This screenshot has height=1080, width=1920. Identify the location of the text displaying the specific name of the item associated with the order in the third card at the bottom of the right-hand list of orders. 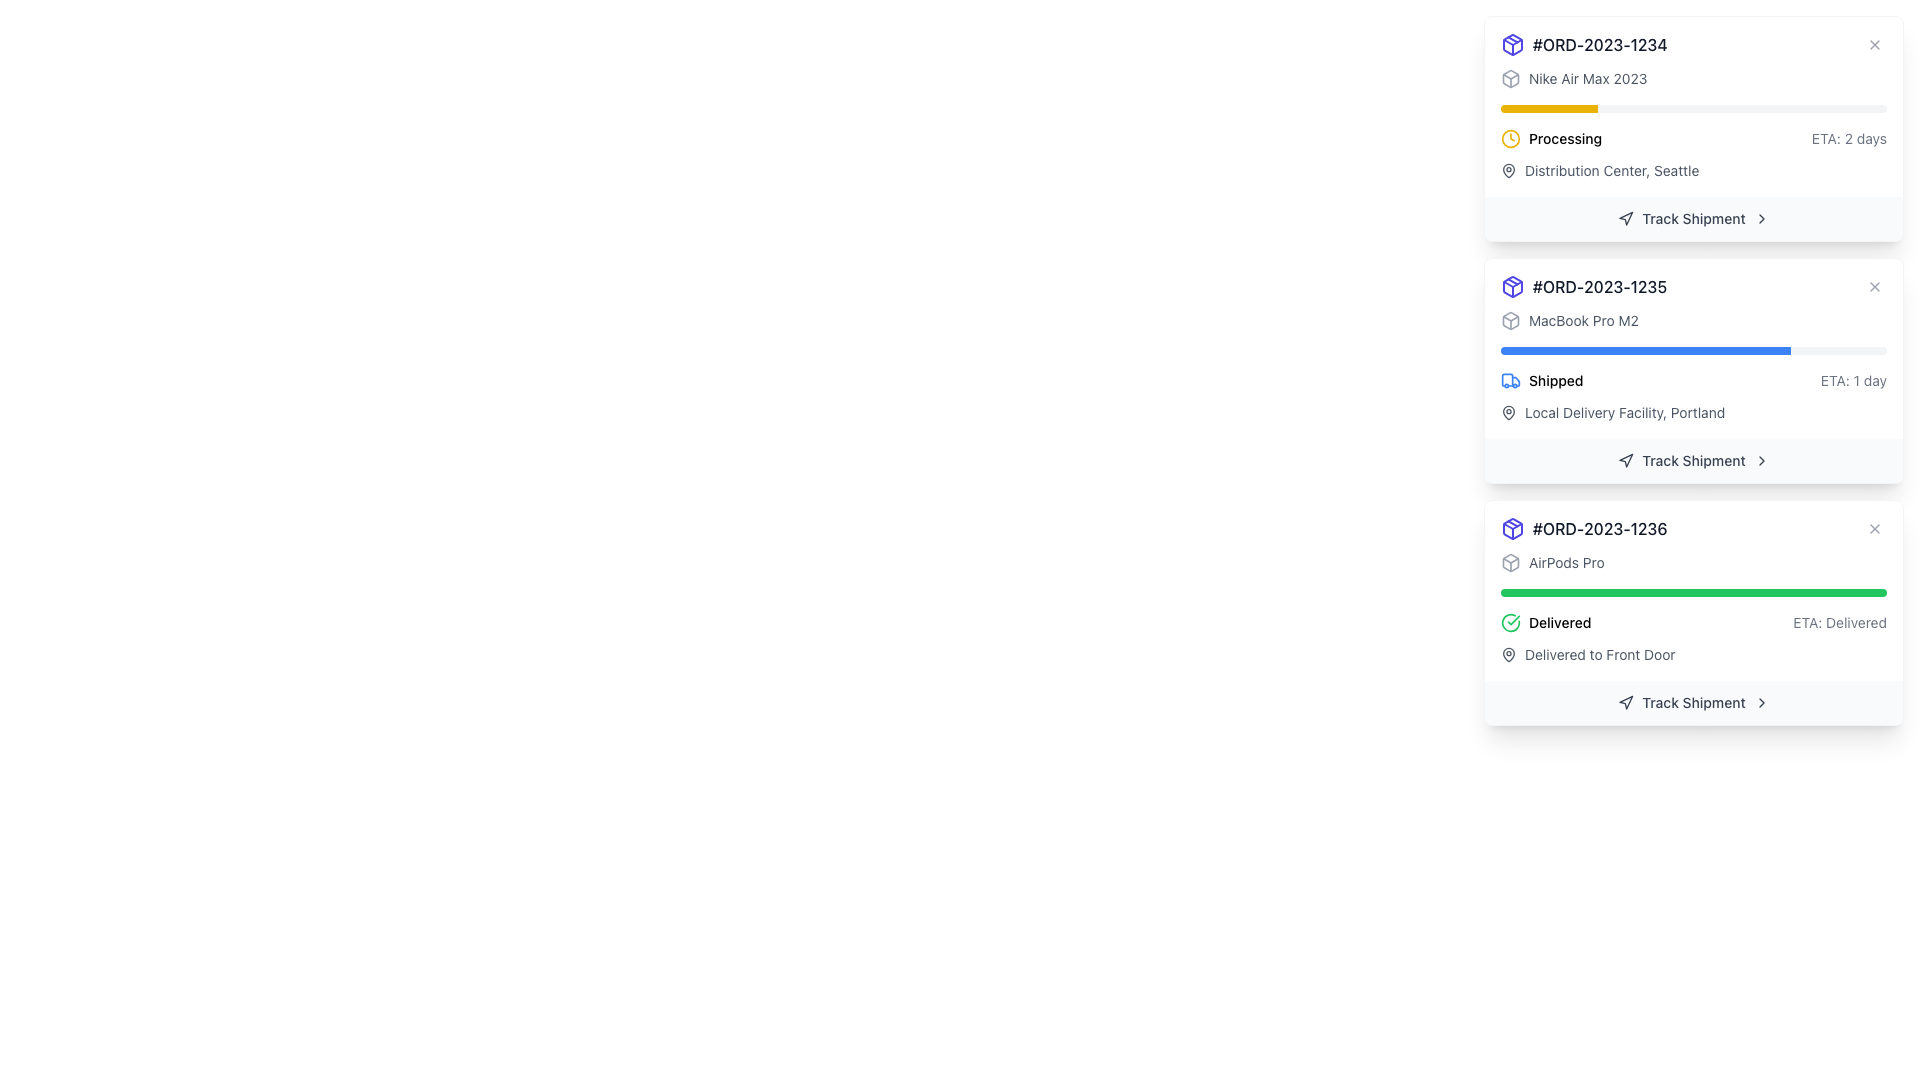
(1565, 563).